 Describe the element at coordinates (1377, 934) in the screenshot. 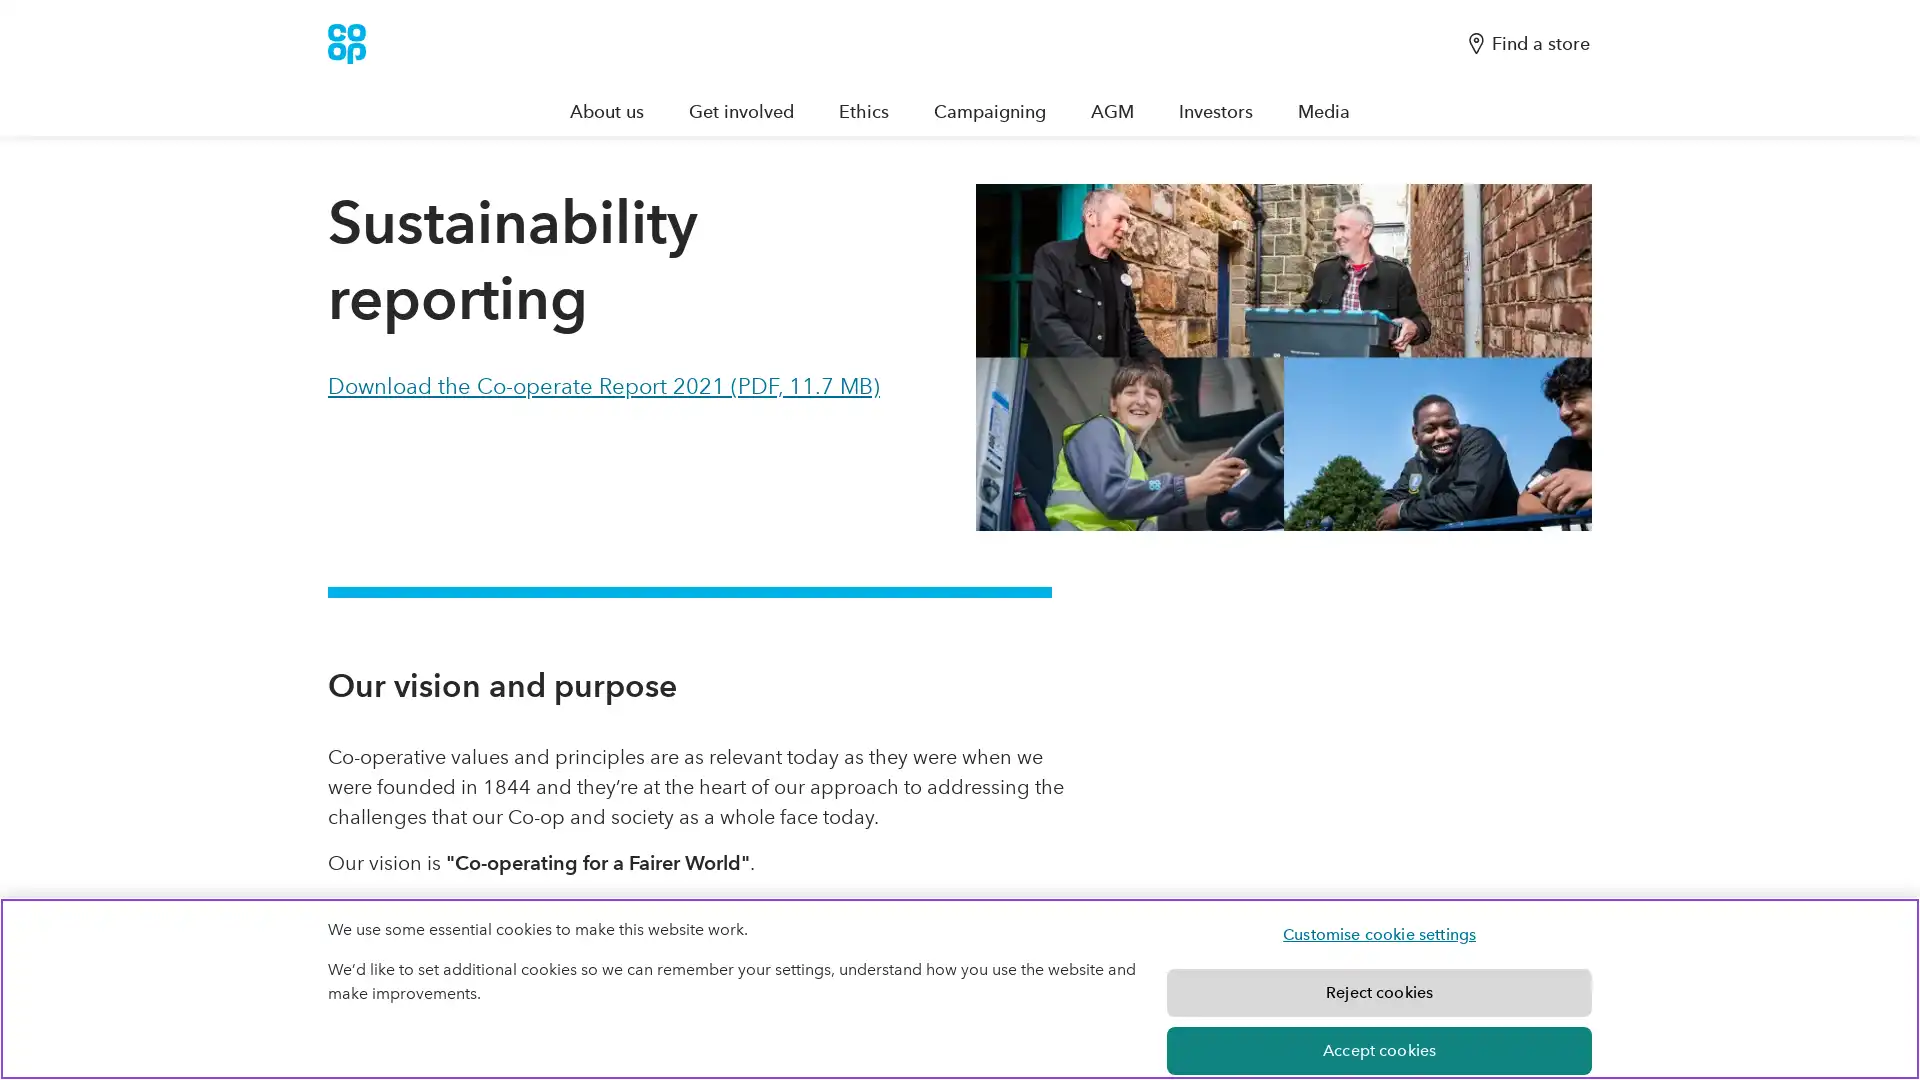

I see `Customise cookie settings` at that location.